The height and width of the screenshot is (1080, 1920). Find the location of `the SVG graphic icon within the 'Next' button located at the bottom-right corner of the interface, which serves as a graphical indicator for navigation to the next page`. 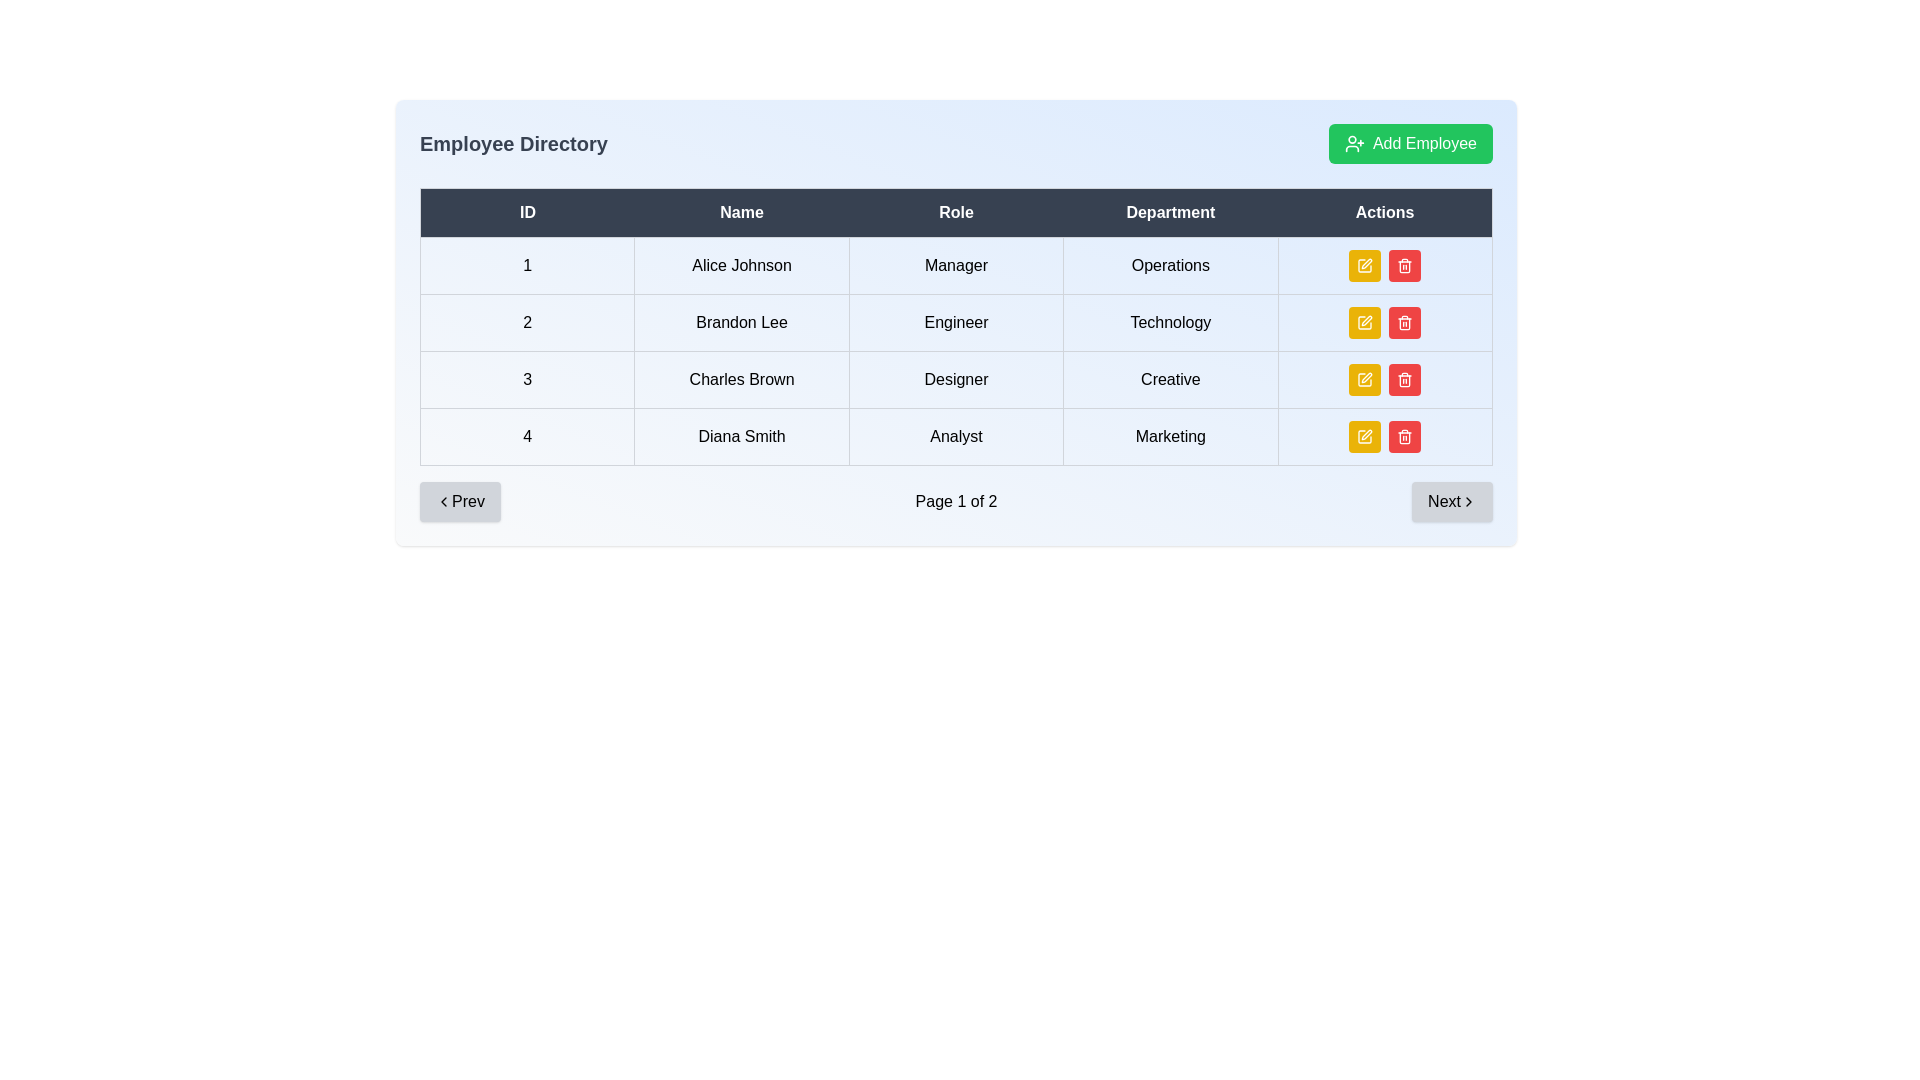

the SVG graphic icon within the 'Next' button located at the bottom-right corner of the interface, which serves as a graphical indicator for navigation to the next page is located at coordinates (1468, 500).